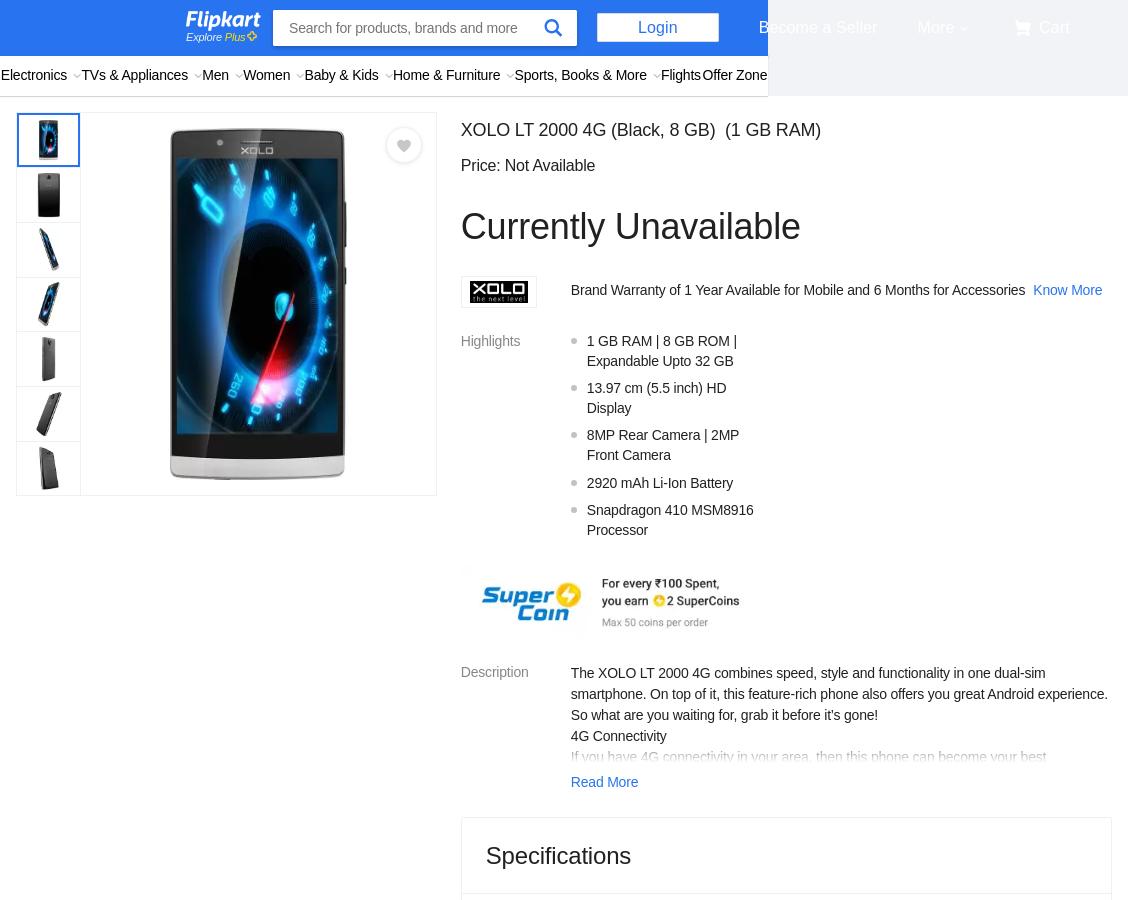 The image size is (1128, 900). What do you see at coordinates (568, 799) in the screenshot?
I see `'If you have 4G connectivity in your area, then this phone can become your best companion. Everything will be faster than before. You won’t have to face buffering while browsing internet and downloads will be faster compared to a 3G connection. Even your online gaming and video streaming experiences will become smoother and easier with the high-speed connectivity of this phone.'` at bounding box center [568, 799].